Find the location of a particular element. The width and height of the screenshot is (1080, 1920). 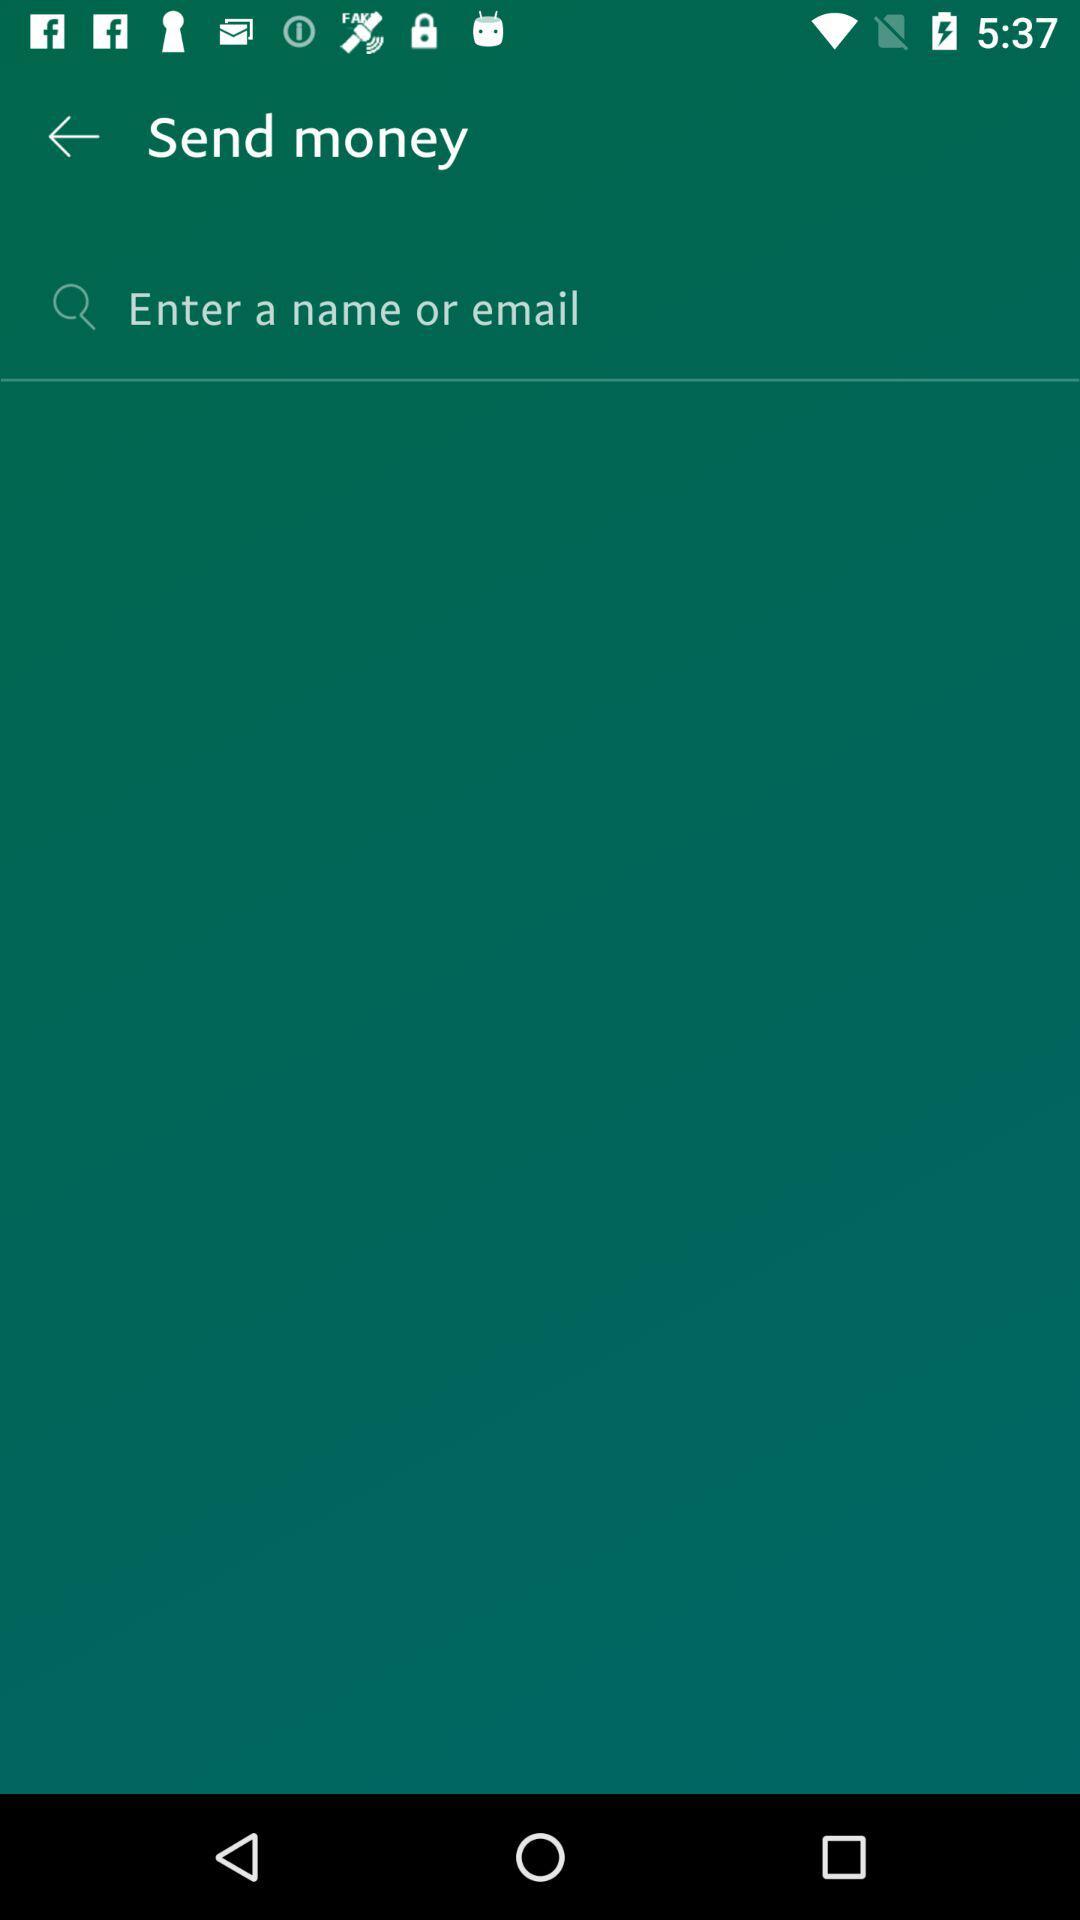

search for a name or email is located at coordinates (540, 325).